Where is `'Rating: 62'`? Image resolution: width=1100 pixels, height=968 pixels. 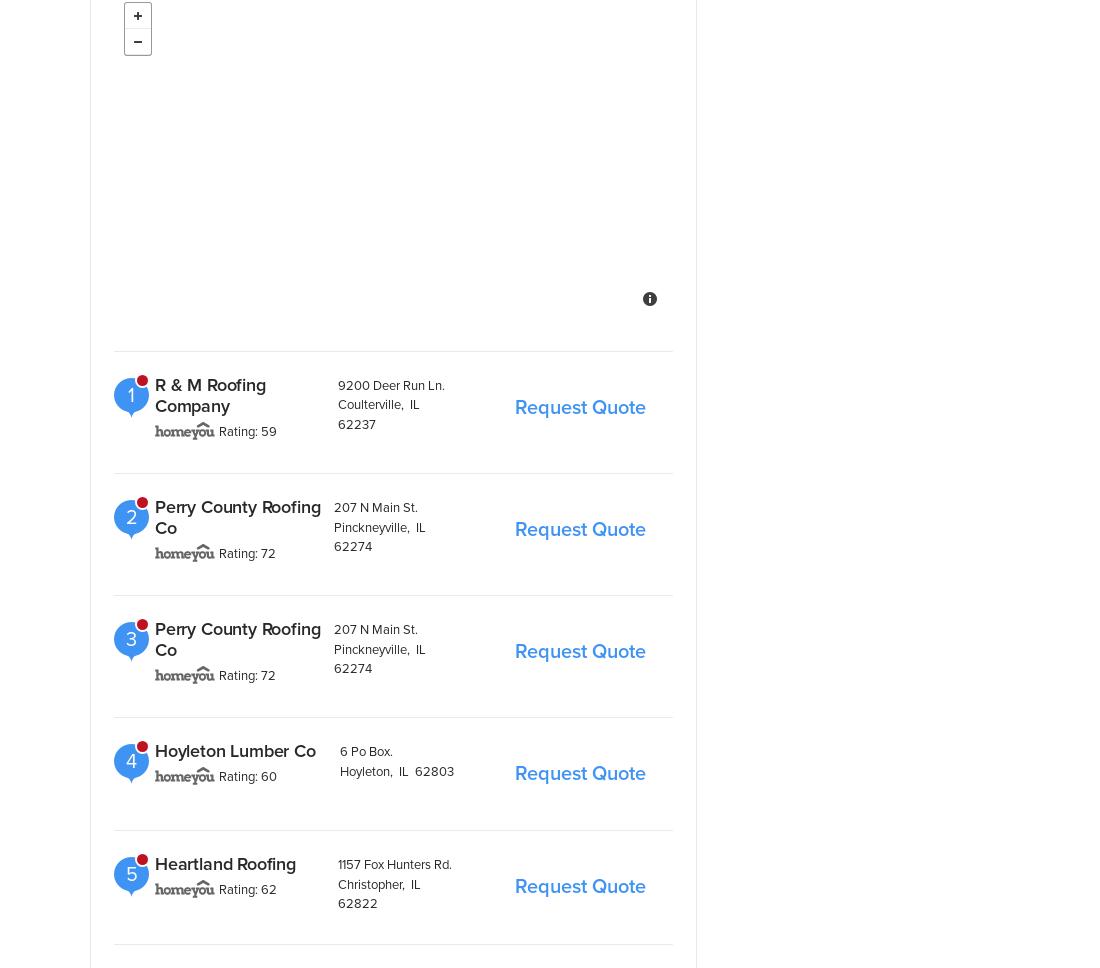 'Rating: 62' is located at coordinates (248, 889).